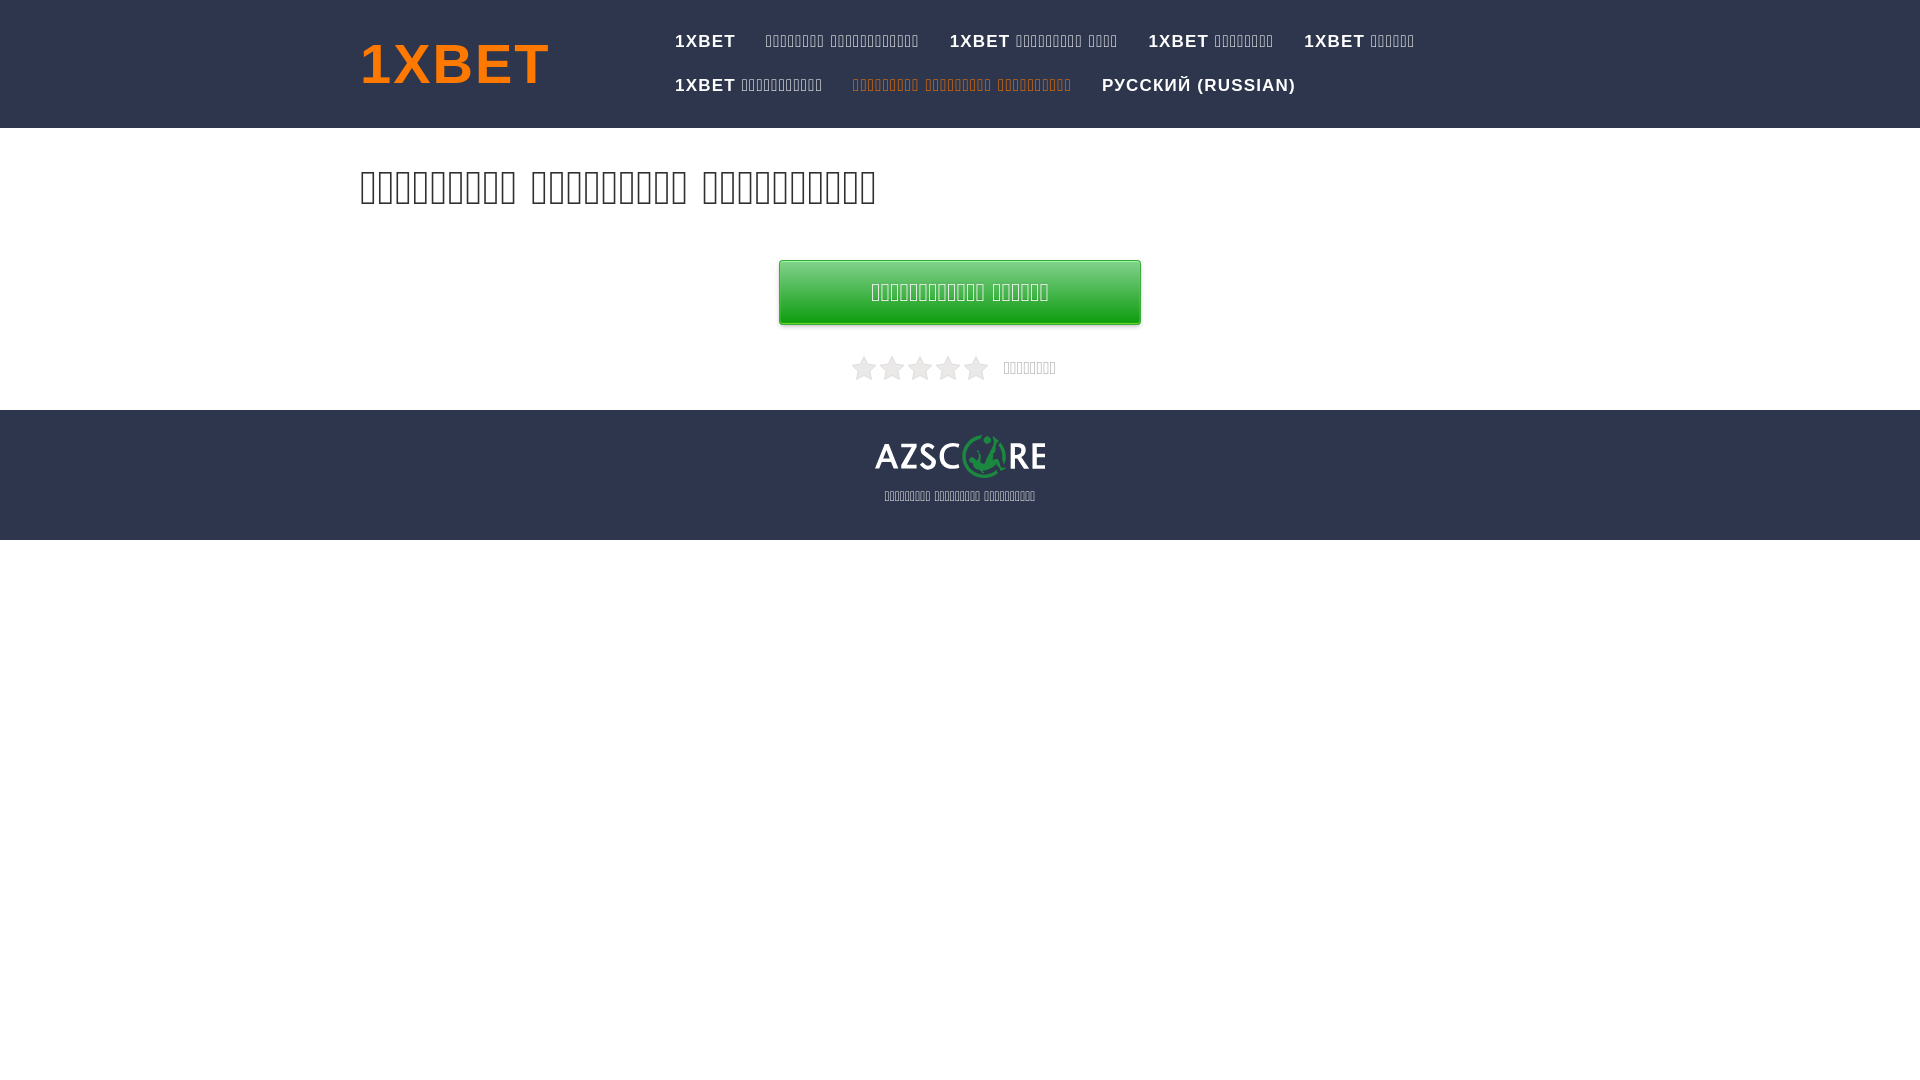  I want to click on '1XBET', so click(705, 42).